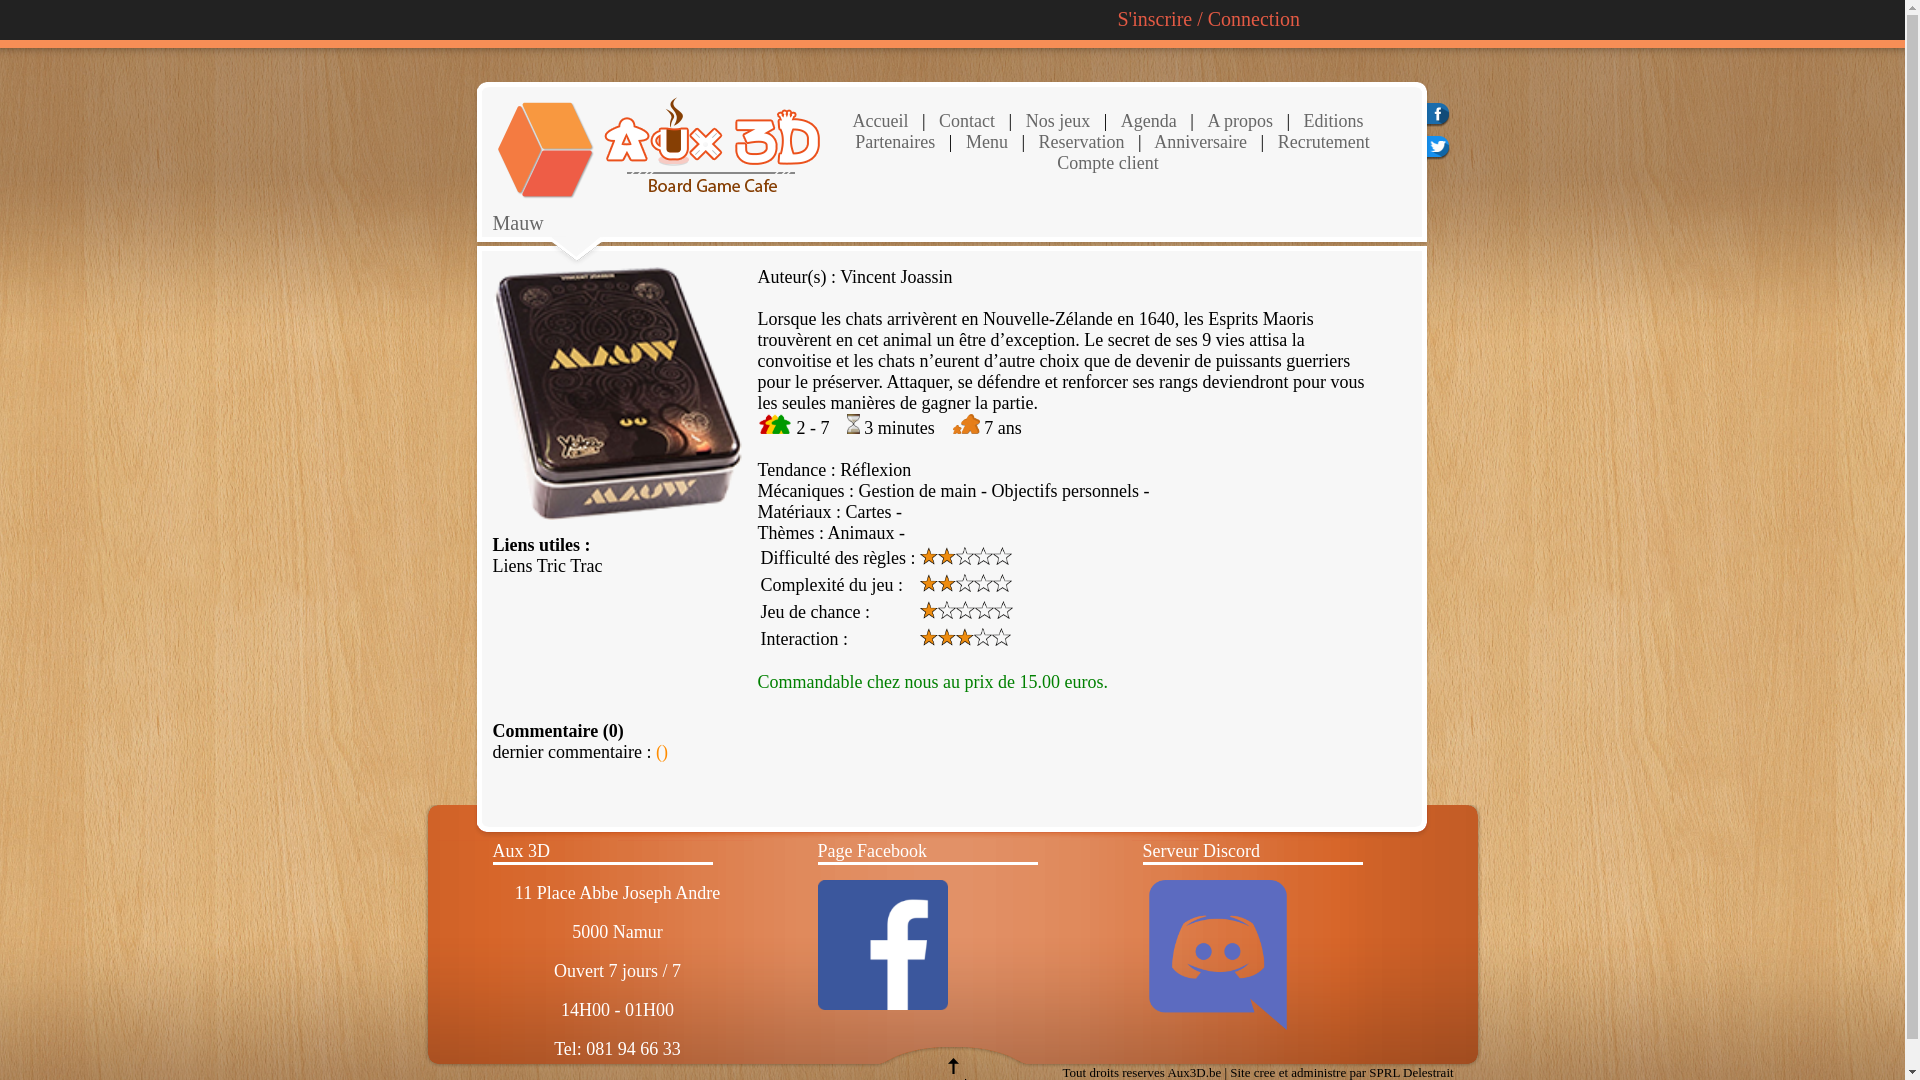 Image resolution: width=1920 pixels, height=1080 pixels. I want to click on 'Partenaires', so click(893, 141).